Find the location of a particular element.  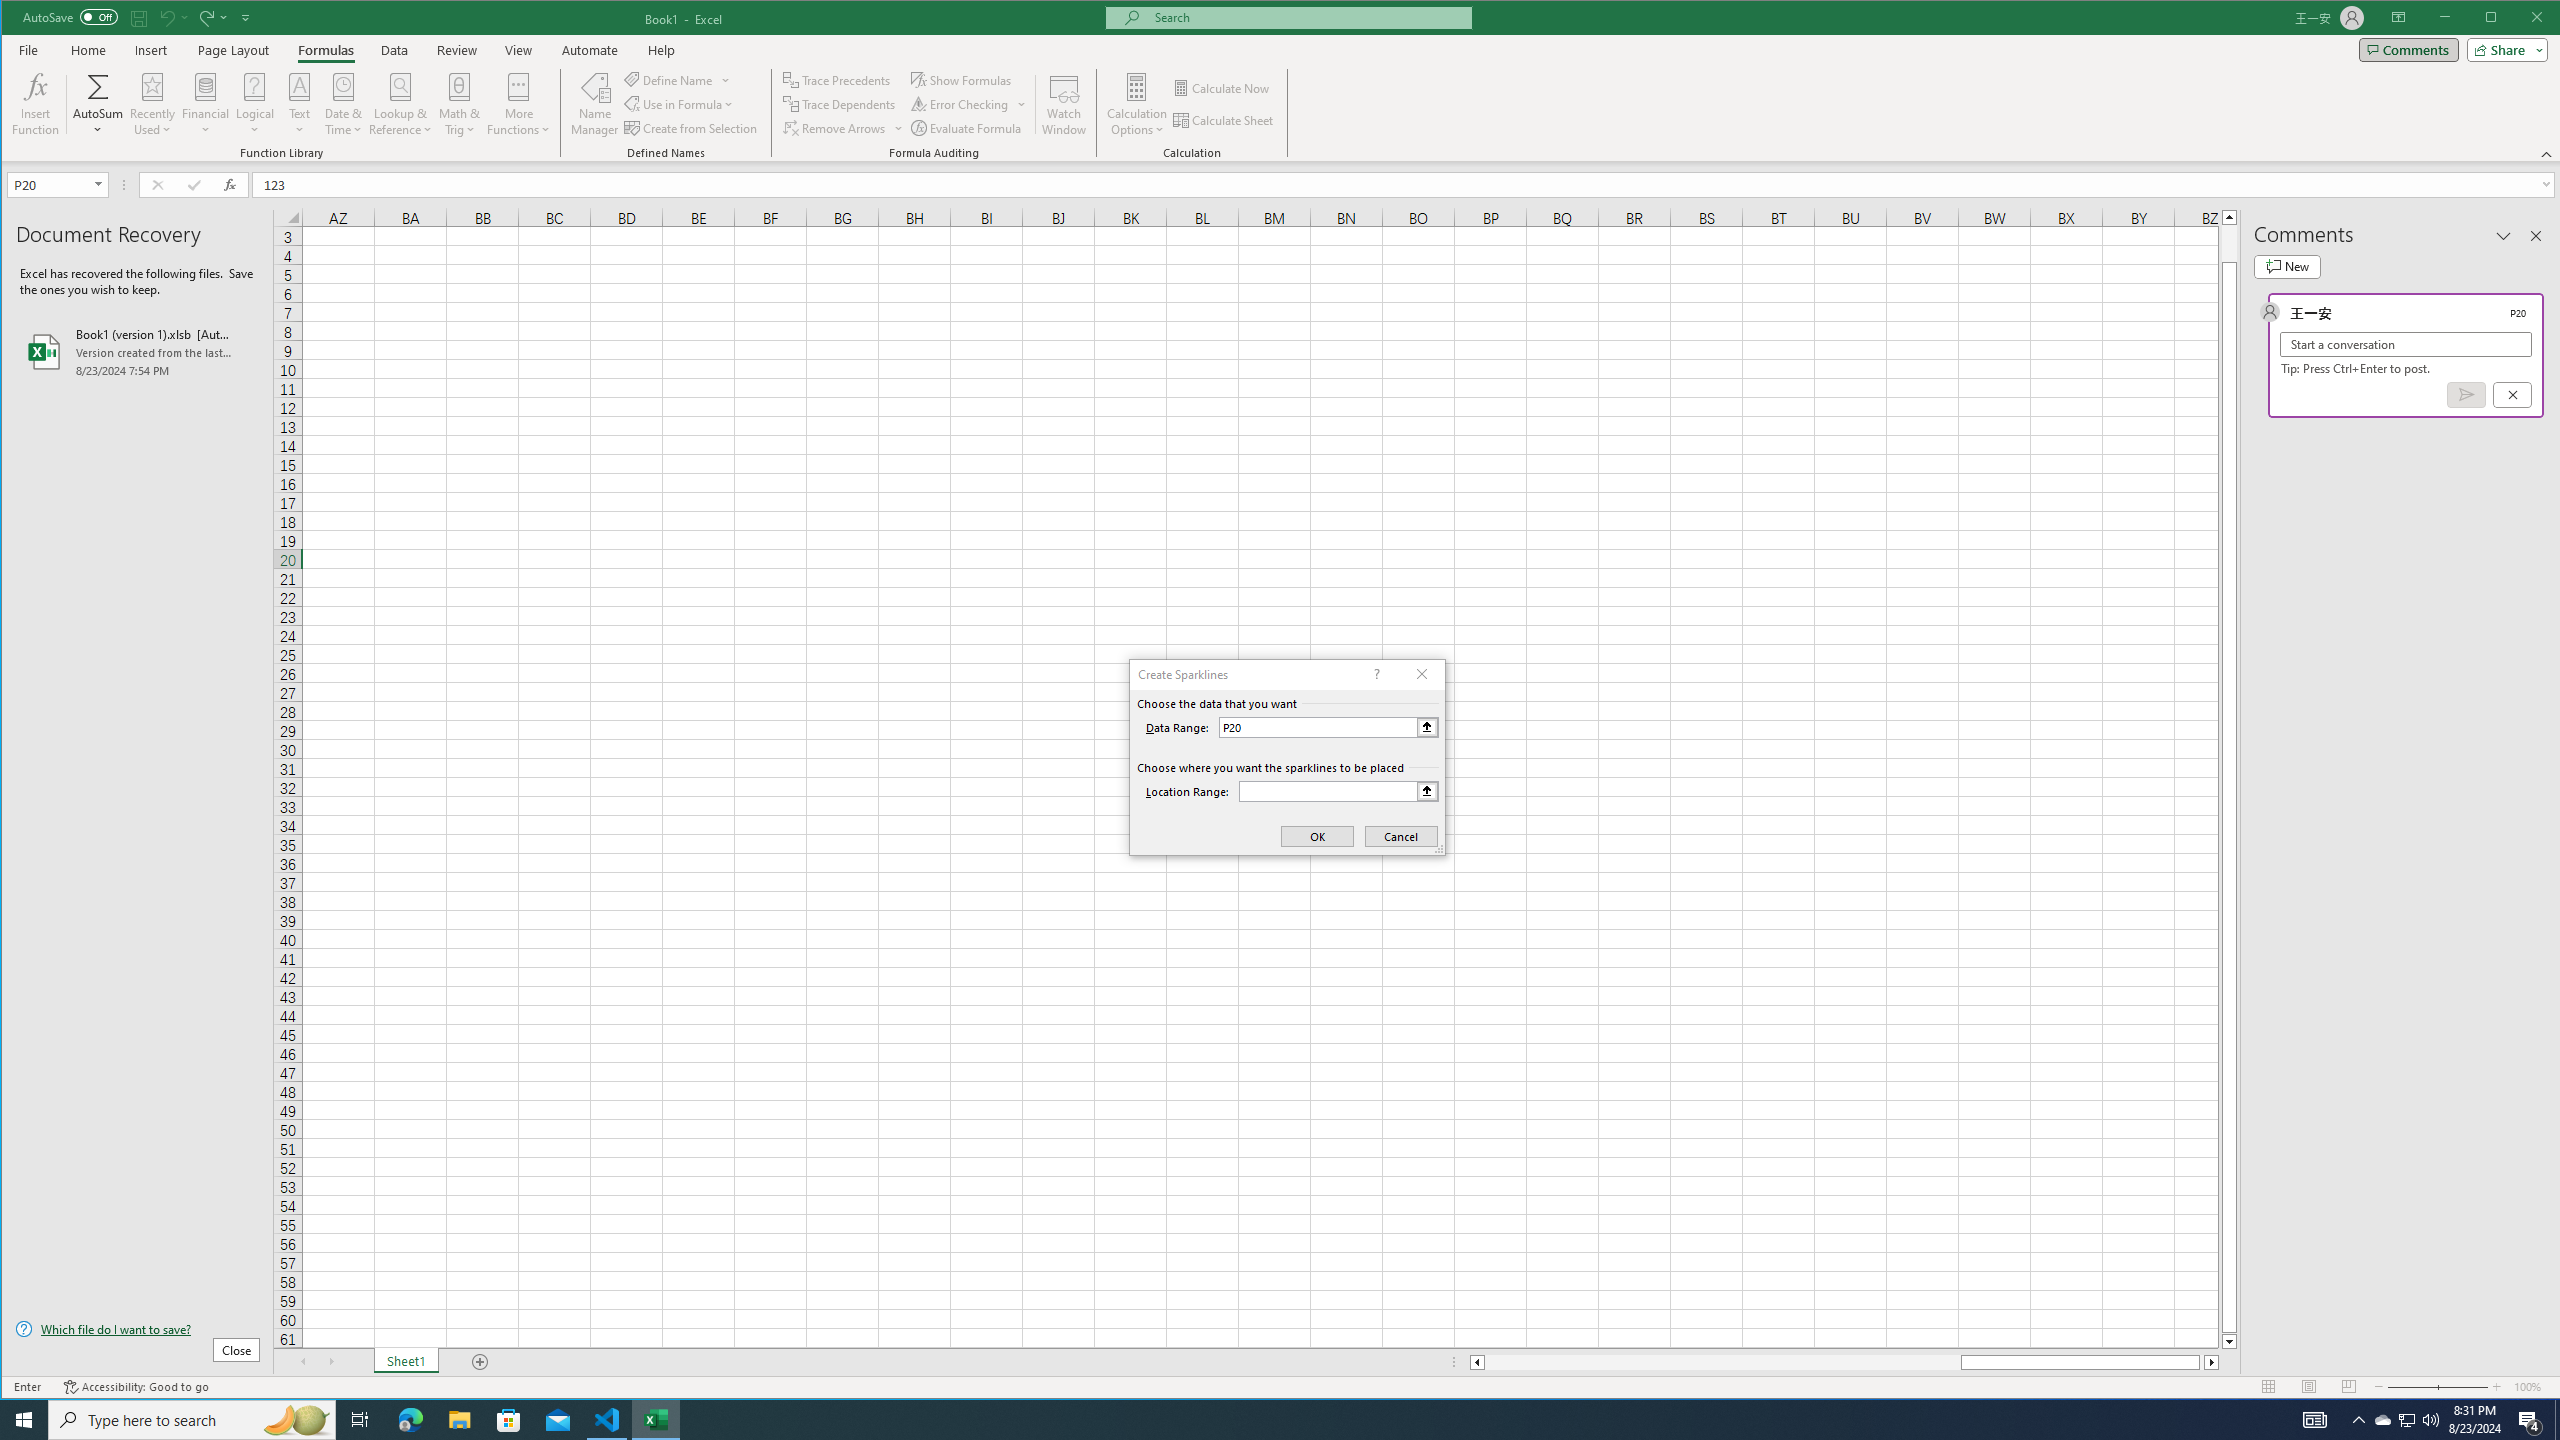

'Normal' is located at coordinates (2268, 1386).